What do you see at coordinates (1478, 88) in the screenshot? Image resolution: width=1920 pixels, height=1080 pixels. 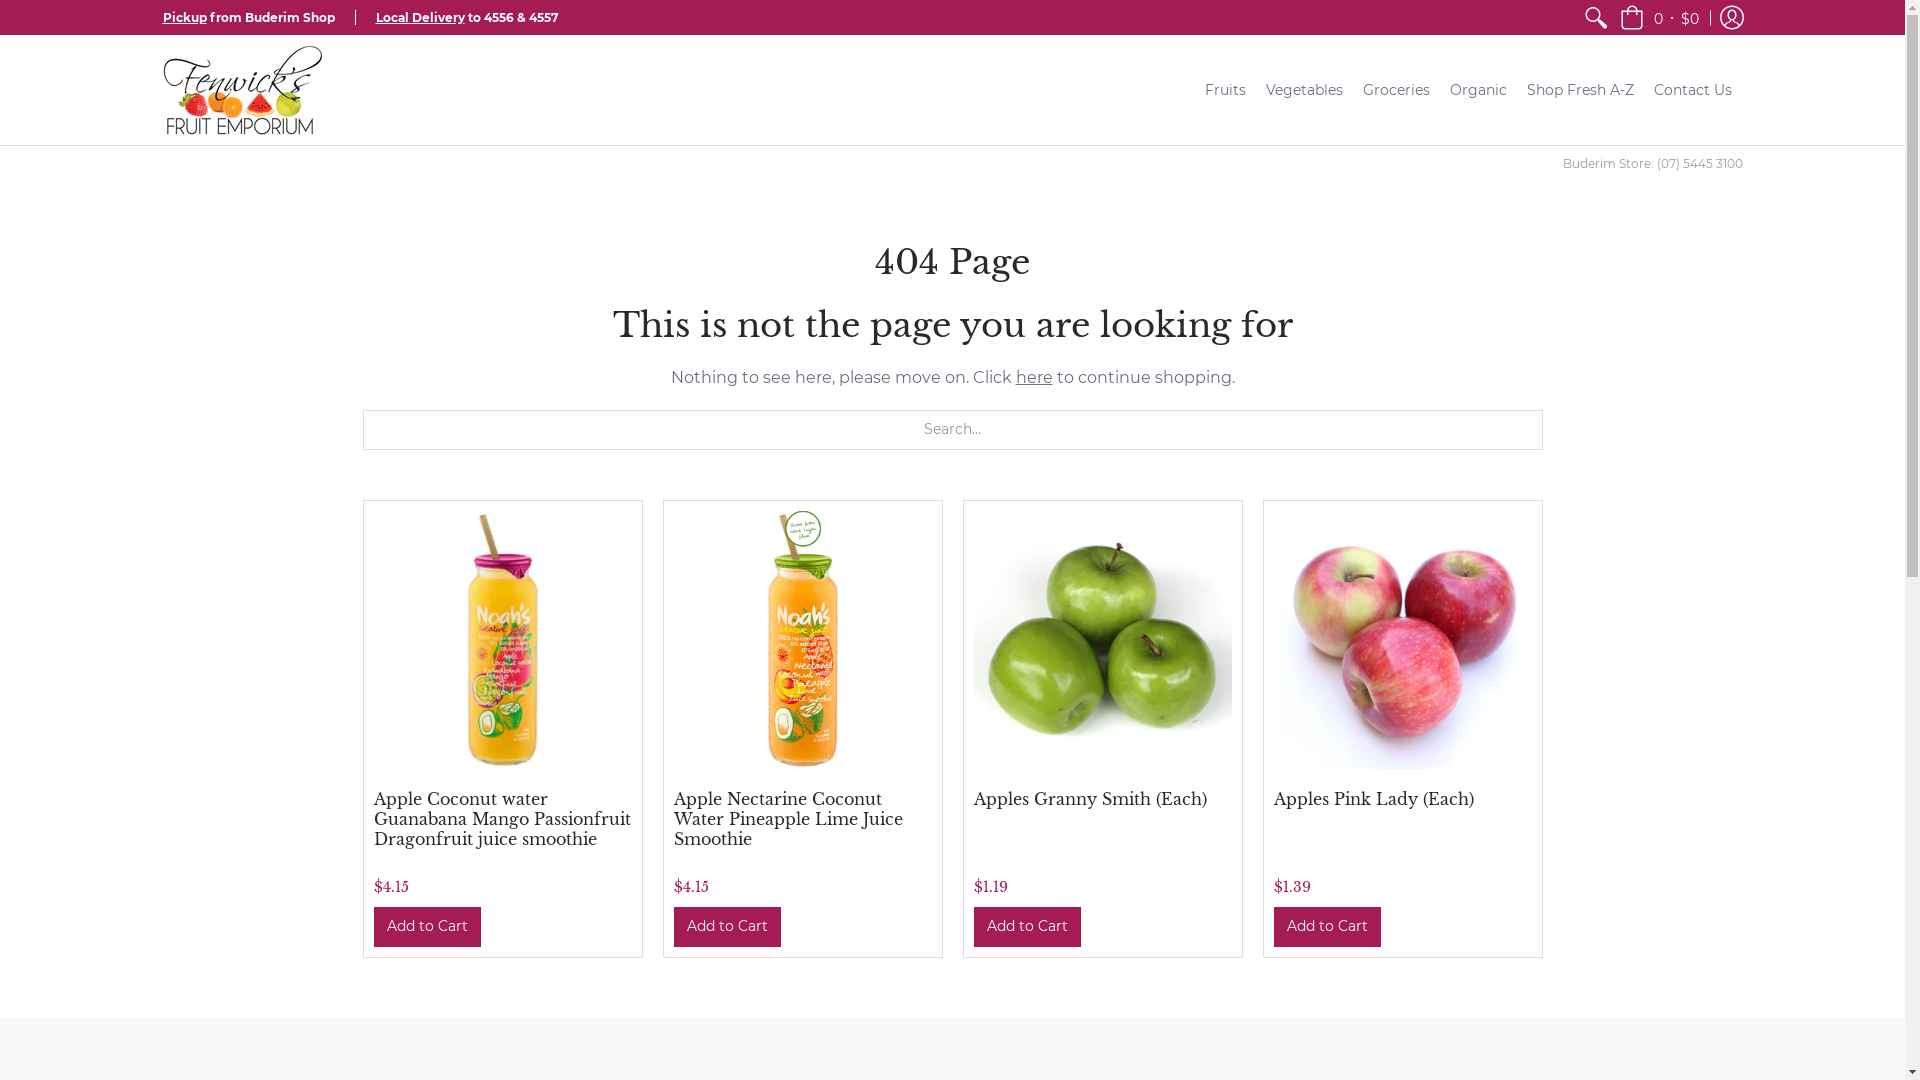 I see `'Organic'` at bounding box center [1478, 88].